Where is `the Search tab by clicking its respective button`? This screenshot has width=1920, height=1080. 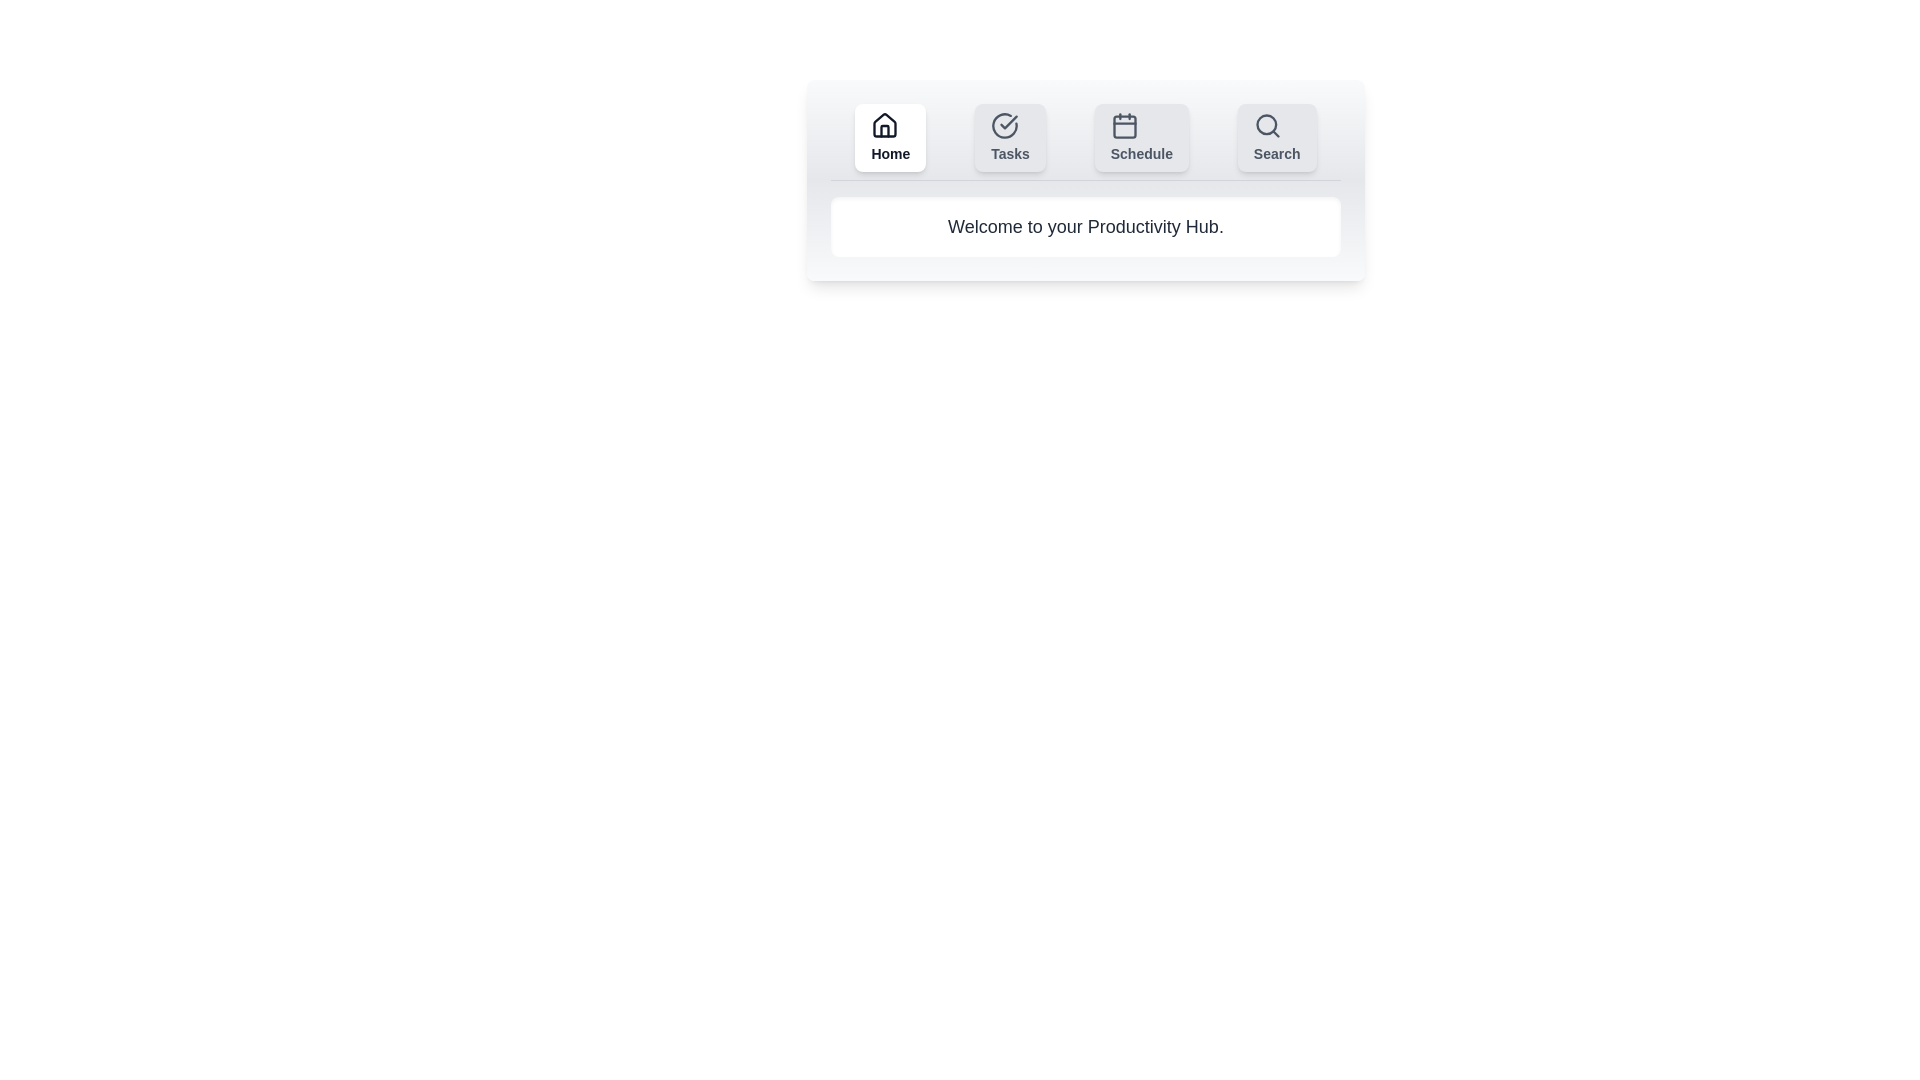 the Search tab by clicking its respective button is located at coordinates (1276, 137).